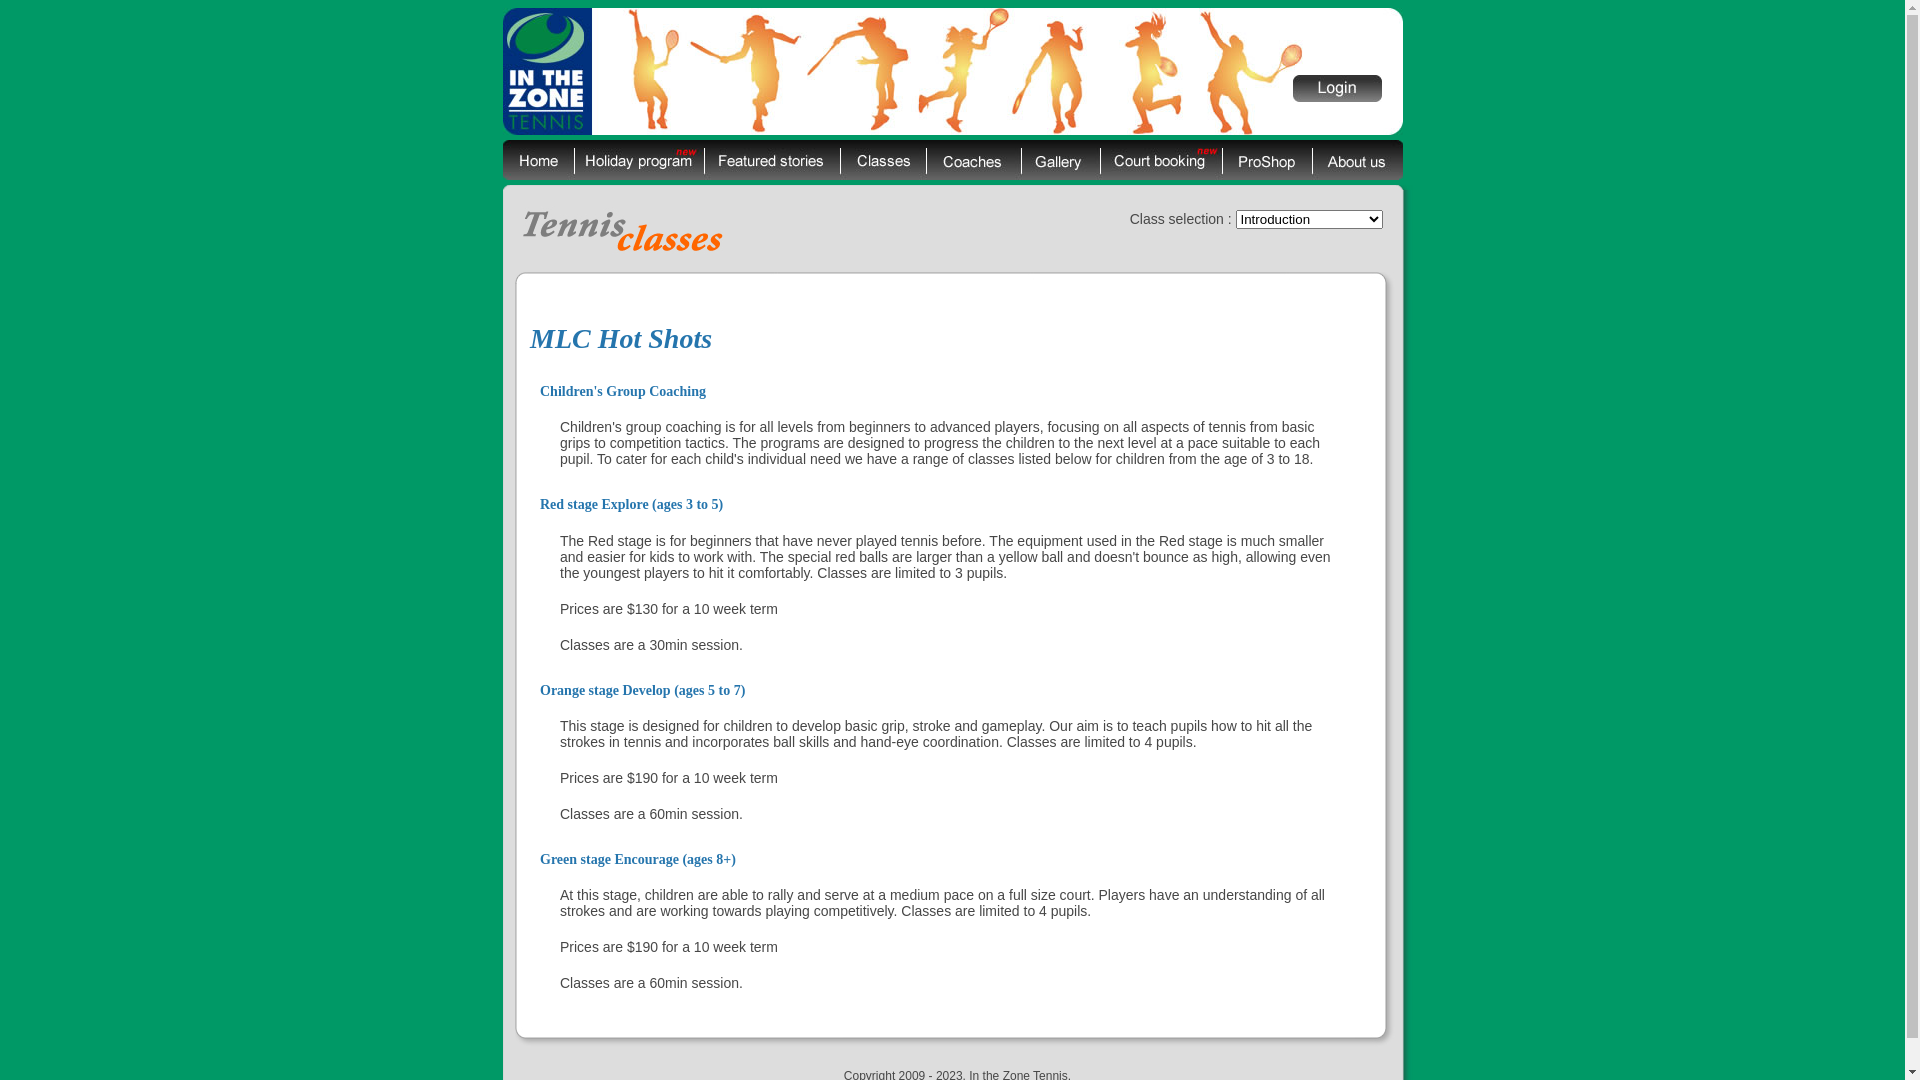 This screenshot has height=1080, width=1920. What do you see at coordinates (637, 158) in the screenshot?
I see `'School Holiday Programs'` at bounding box center [637, 158].